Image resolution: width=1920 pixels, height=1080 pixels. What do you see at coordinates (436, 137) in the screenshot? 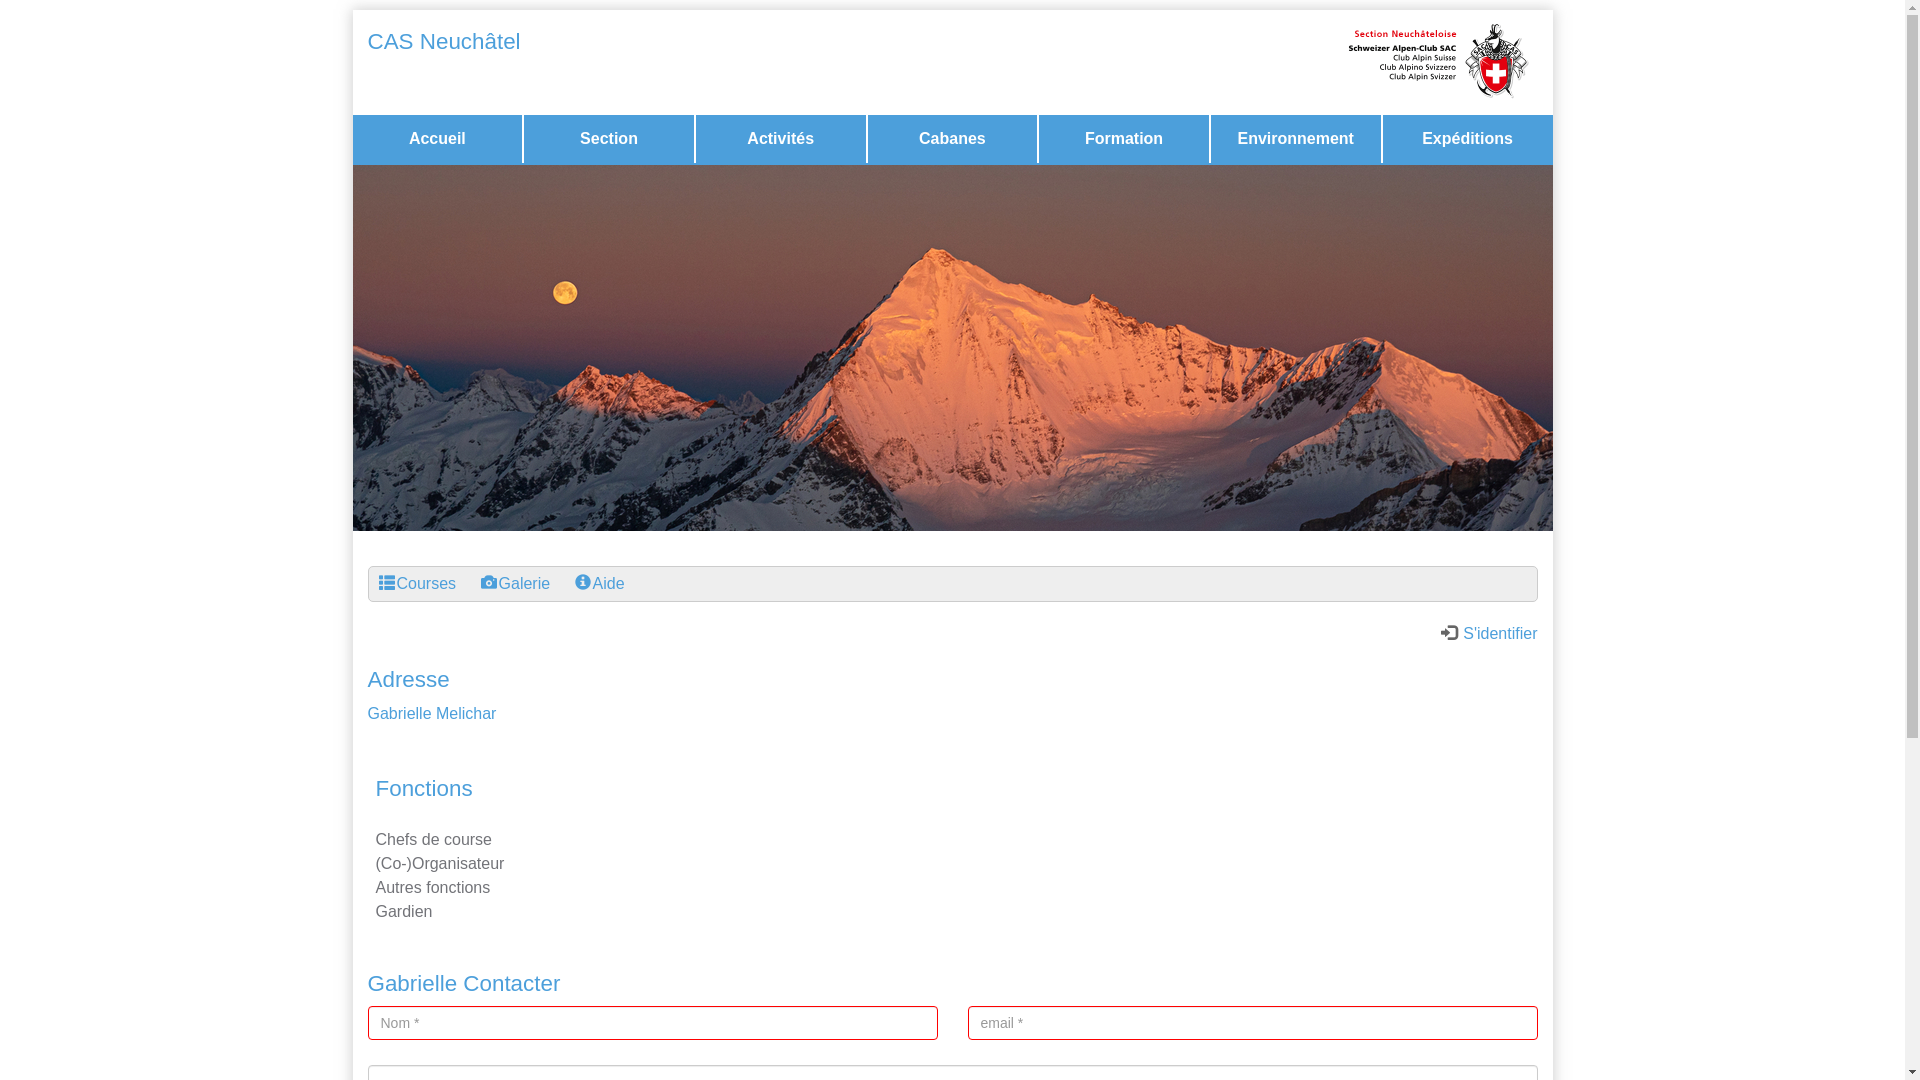
I see `'Accueil'` at bounding box center [436, 137].